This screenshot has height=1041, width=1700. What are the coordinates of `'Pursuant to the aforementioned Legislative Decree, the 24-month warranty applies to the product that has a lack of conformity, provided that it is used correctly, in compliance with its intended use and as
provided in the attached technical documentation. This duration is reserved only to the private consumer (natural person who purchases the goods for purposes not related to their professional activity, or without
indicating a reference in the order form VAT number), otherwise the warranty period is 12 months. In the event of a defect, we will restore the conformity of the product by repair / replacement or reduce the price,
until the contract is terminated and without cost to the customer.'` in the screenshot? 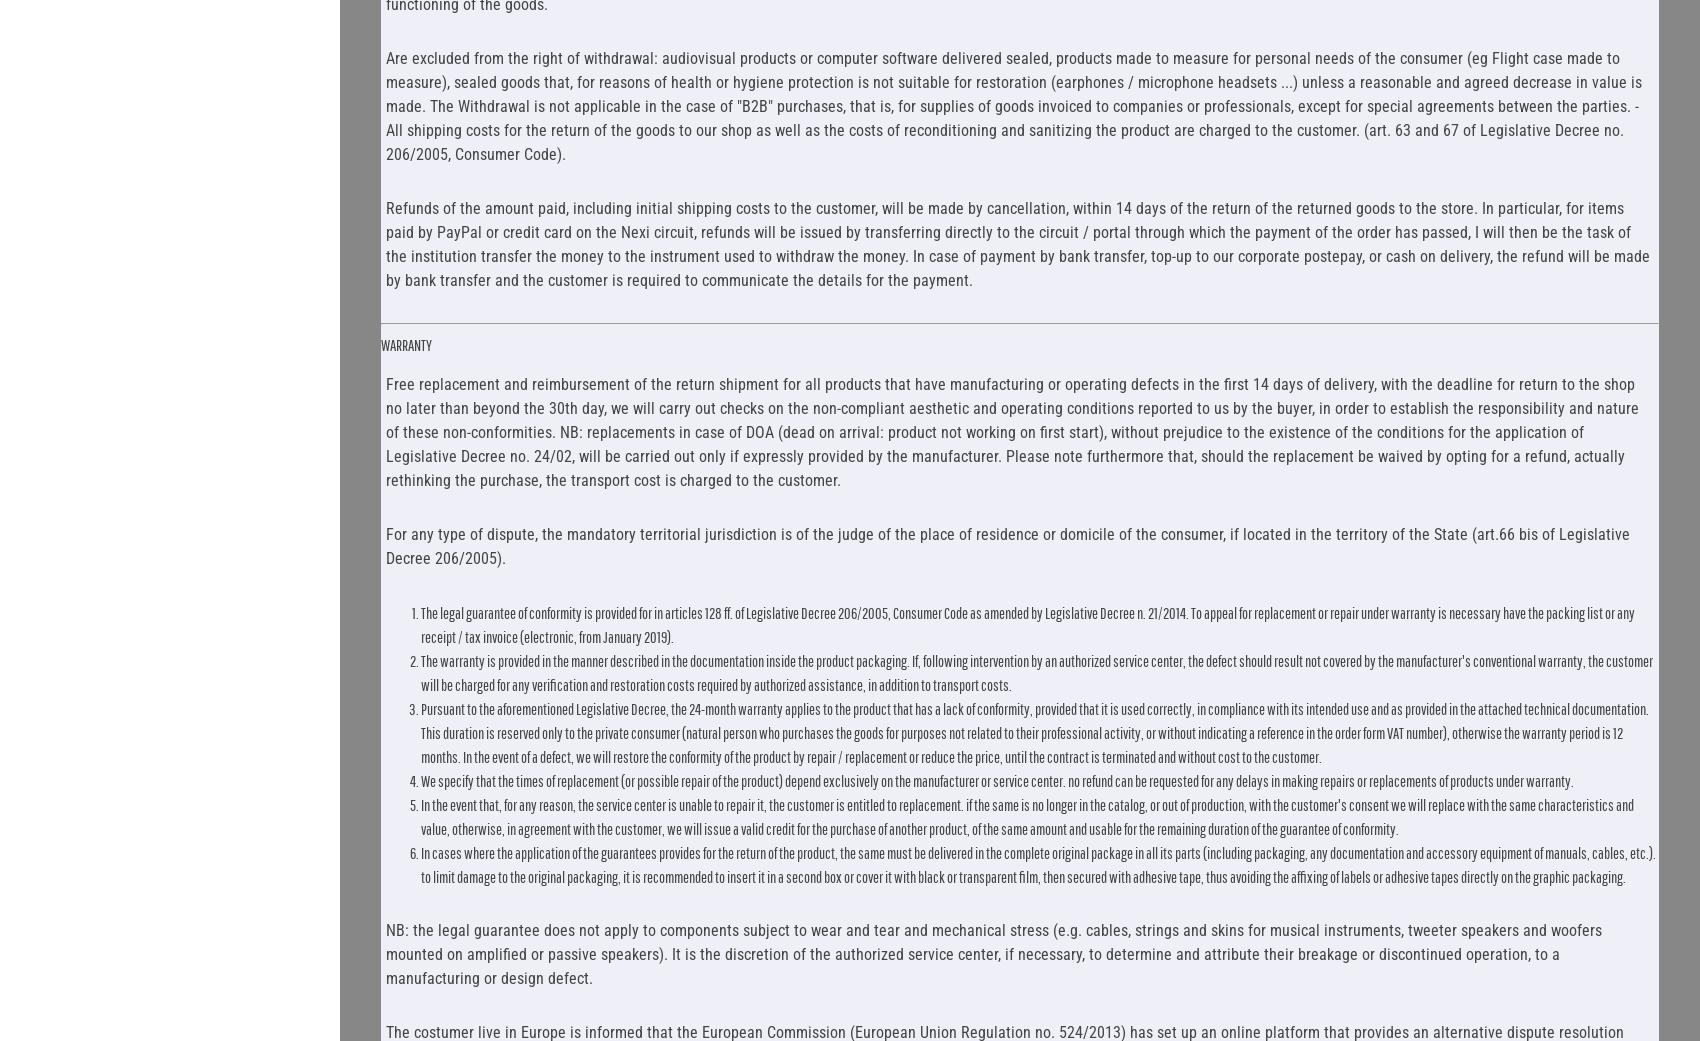 It's located at (1032, 732).